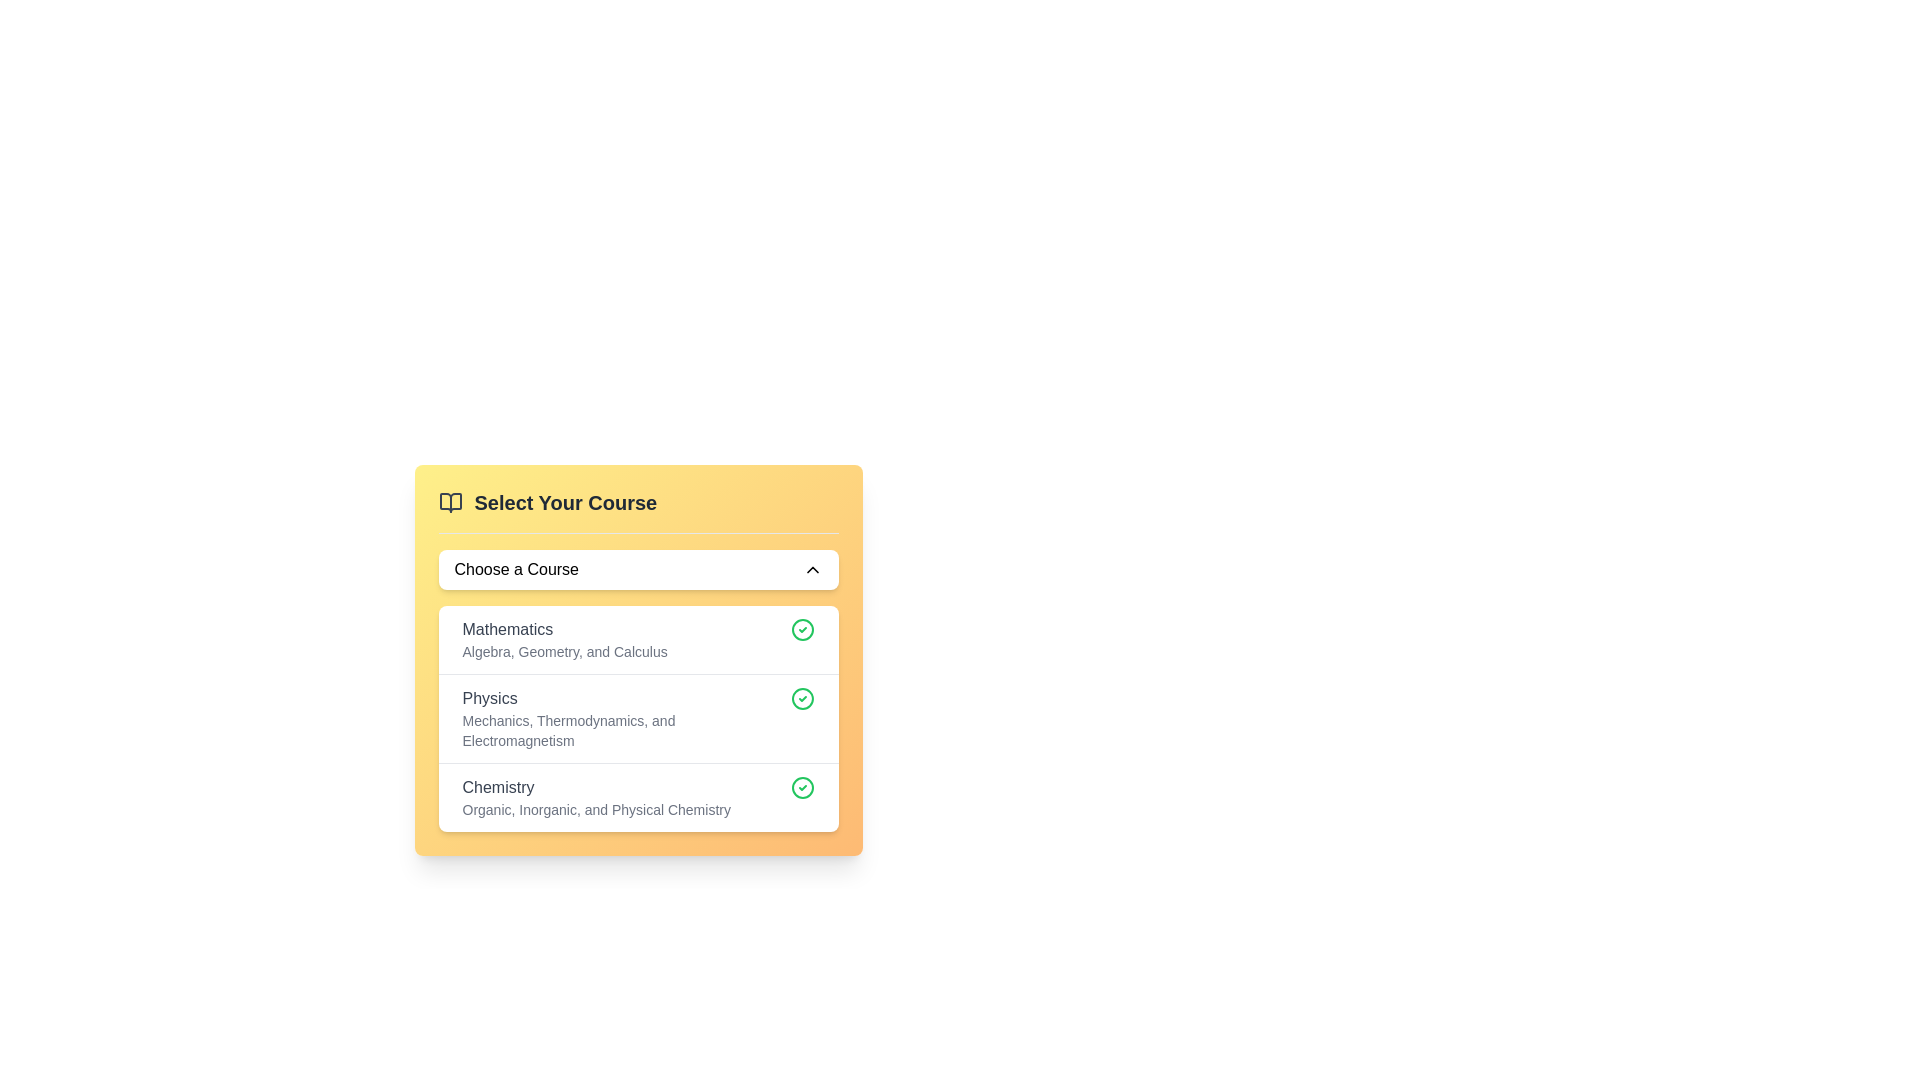 The width and height of the screenshot is (1920, 1080). What do you see at coordinates (516, 570) in the screenshot?
I see `the text label that prompts the user to select a course from the dropdown menu located beneath the 'Select Your Course' heading` at bounding box center [516, 570].